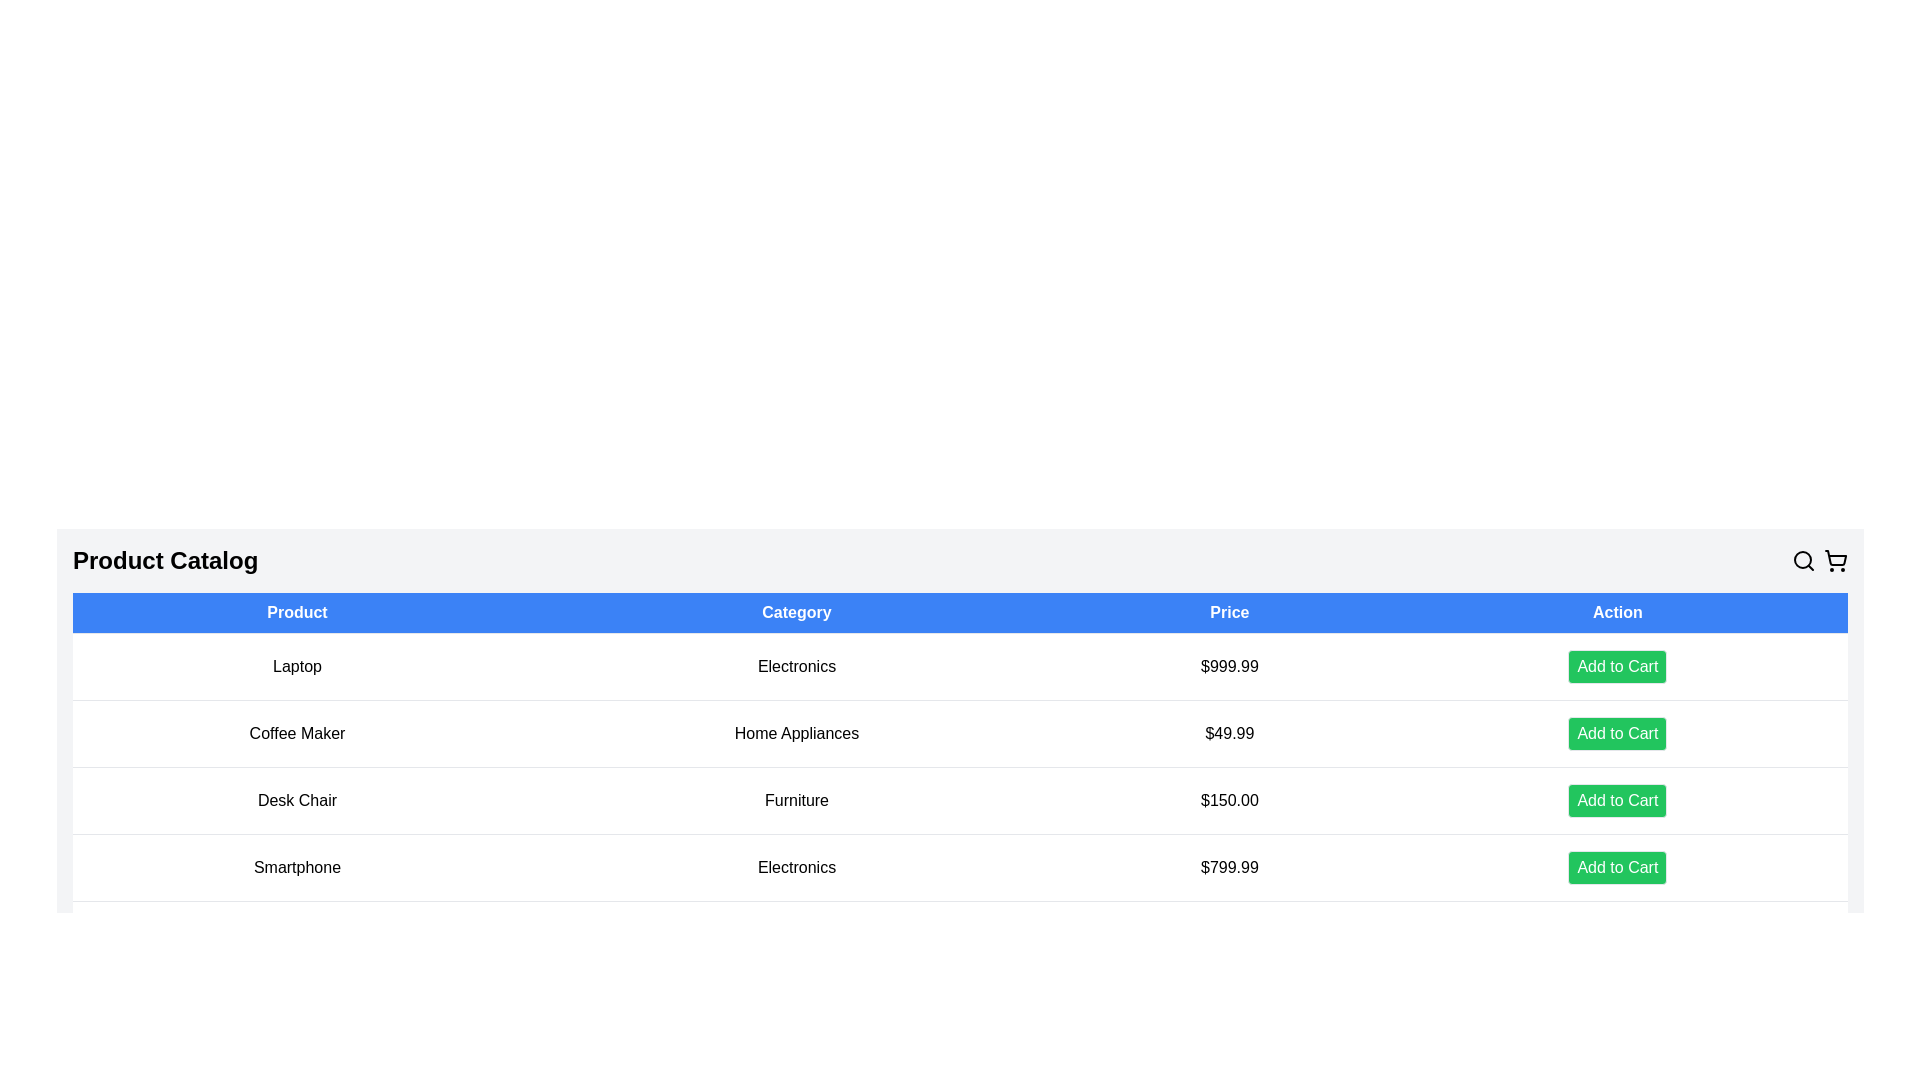 Image resolution: width=1920 pixels, height=1080 pixels. What do you see at coordinates (1228, 612) in the screenshot?
I see `the 'Price' column header text label, which is the third header in a row of four headers ('Product', 'Category', 'Price', 'Action') within a table layout` at bounding box center [1228, 612].